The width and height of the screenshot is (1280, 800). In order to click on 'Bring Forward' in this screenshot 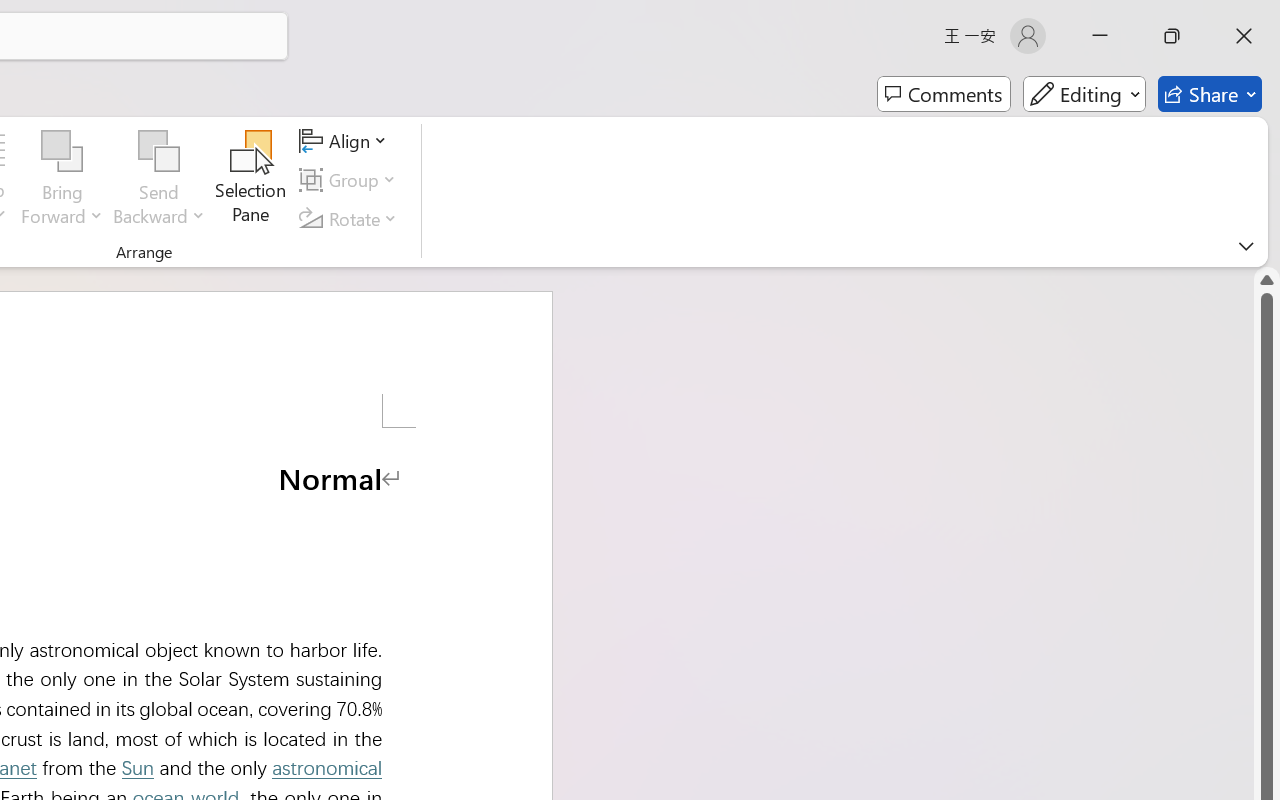, I will do `click(62, 179)`.